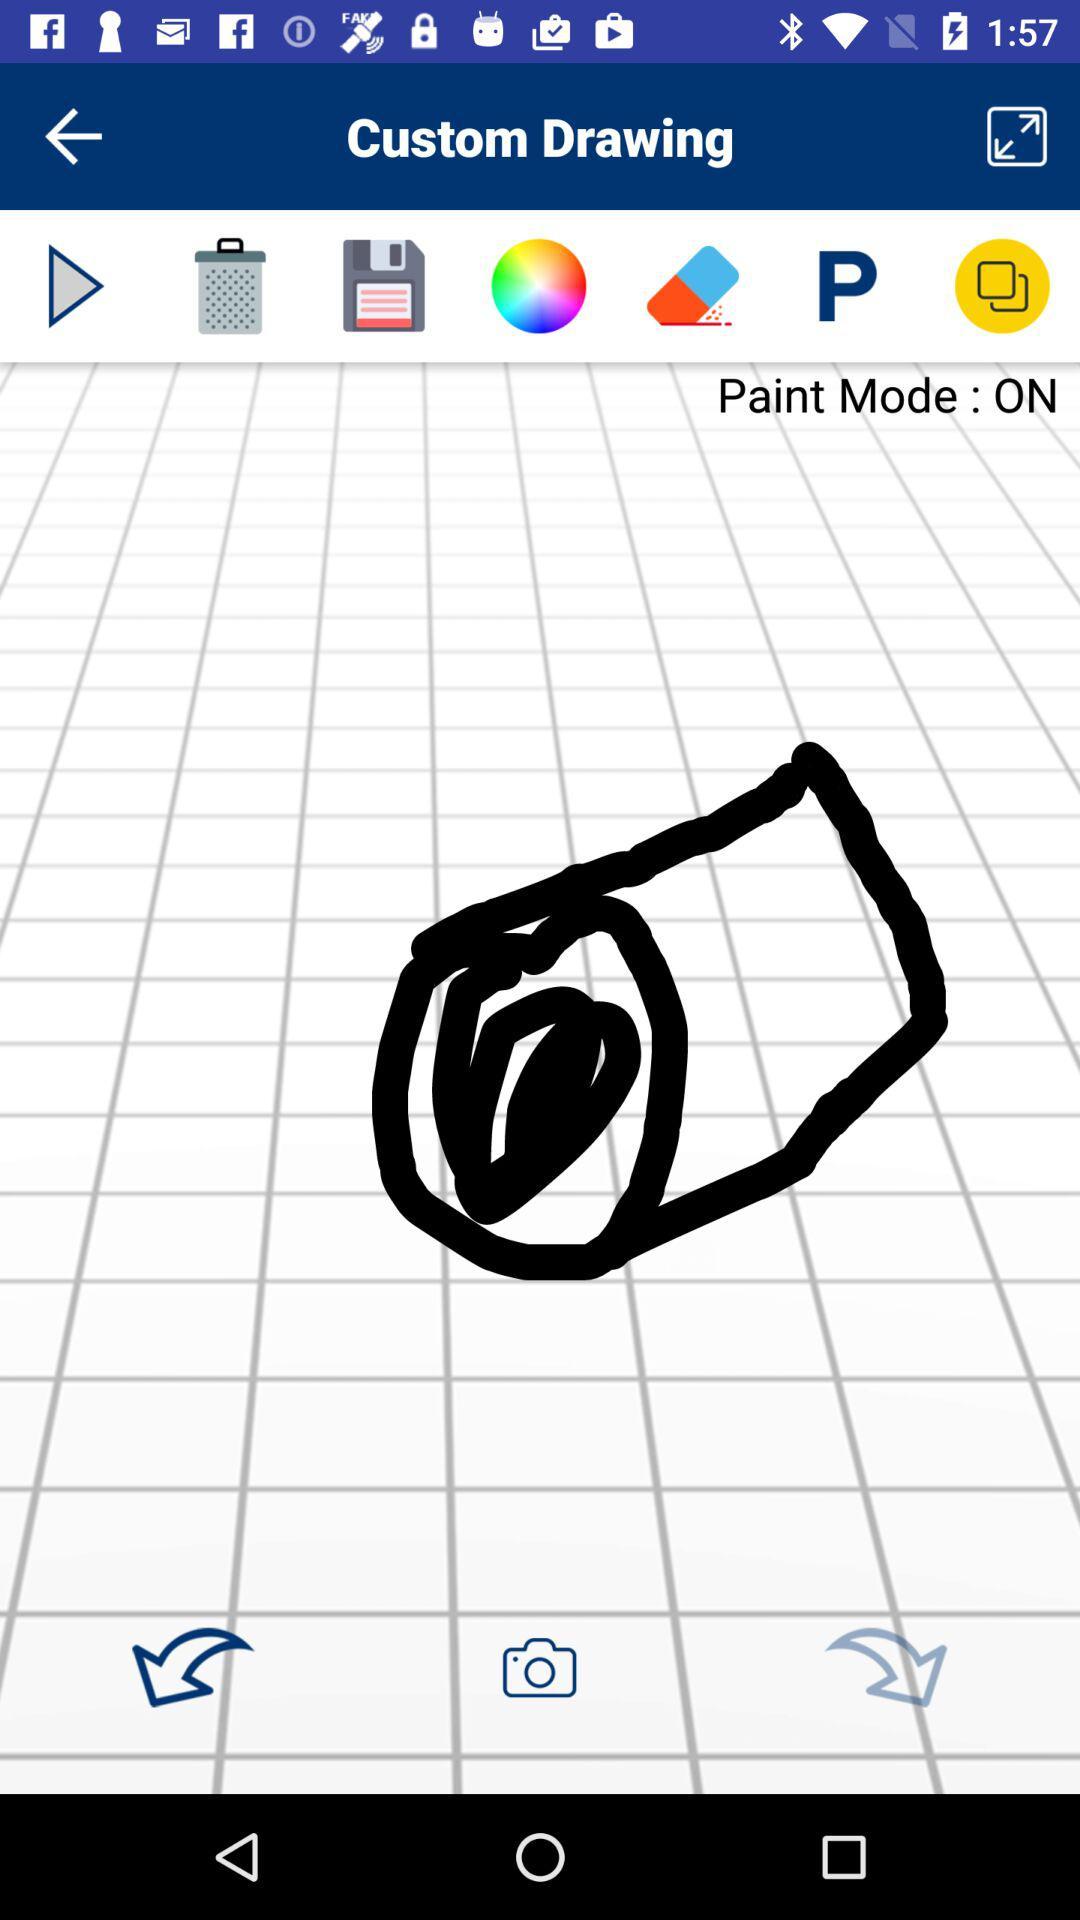  Describe the element at coordinates (384, 285) in the screenshot. I see `image` at that location.